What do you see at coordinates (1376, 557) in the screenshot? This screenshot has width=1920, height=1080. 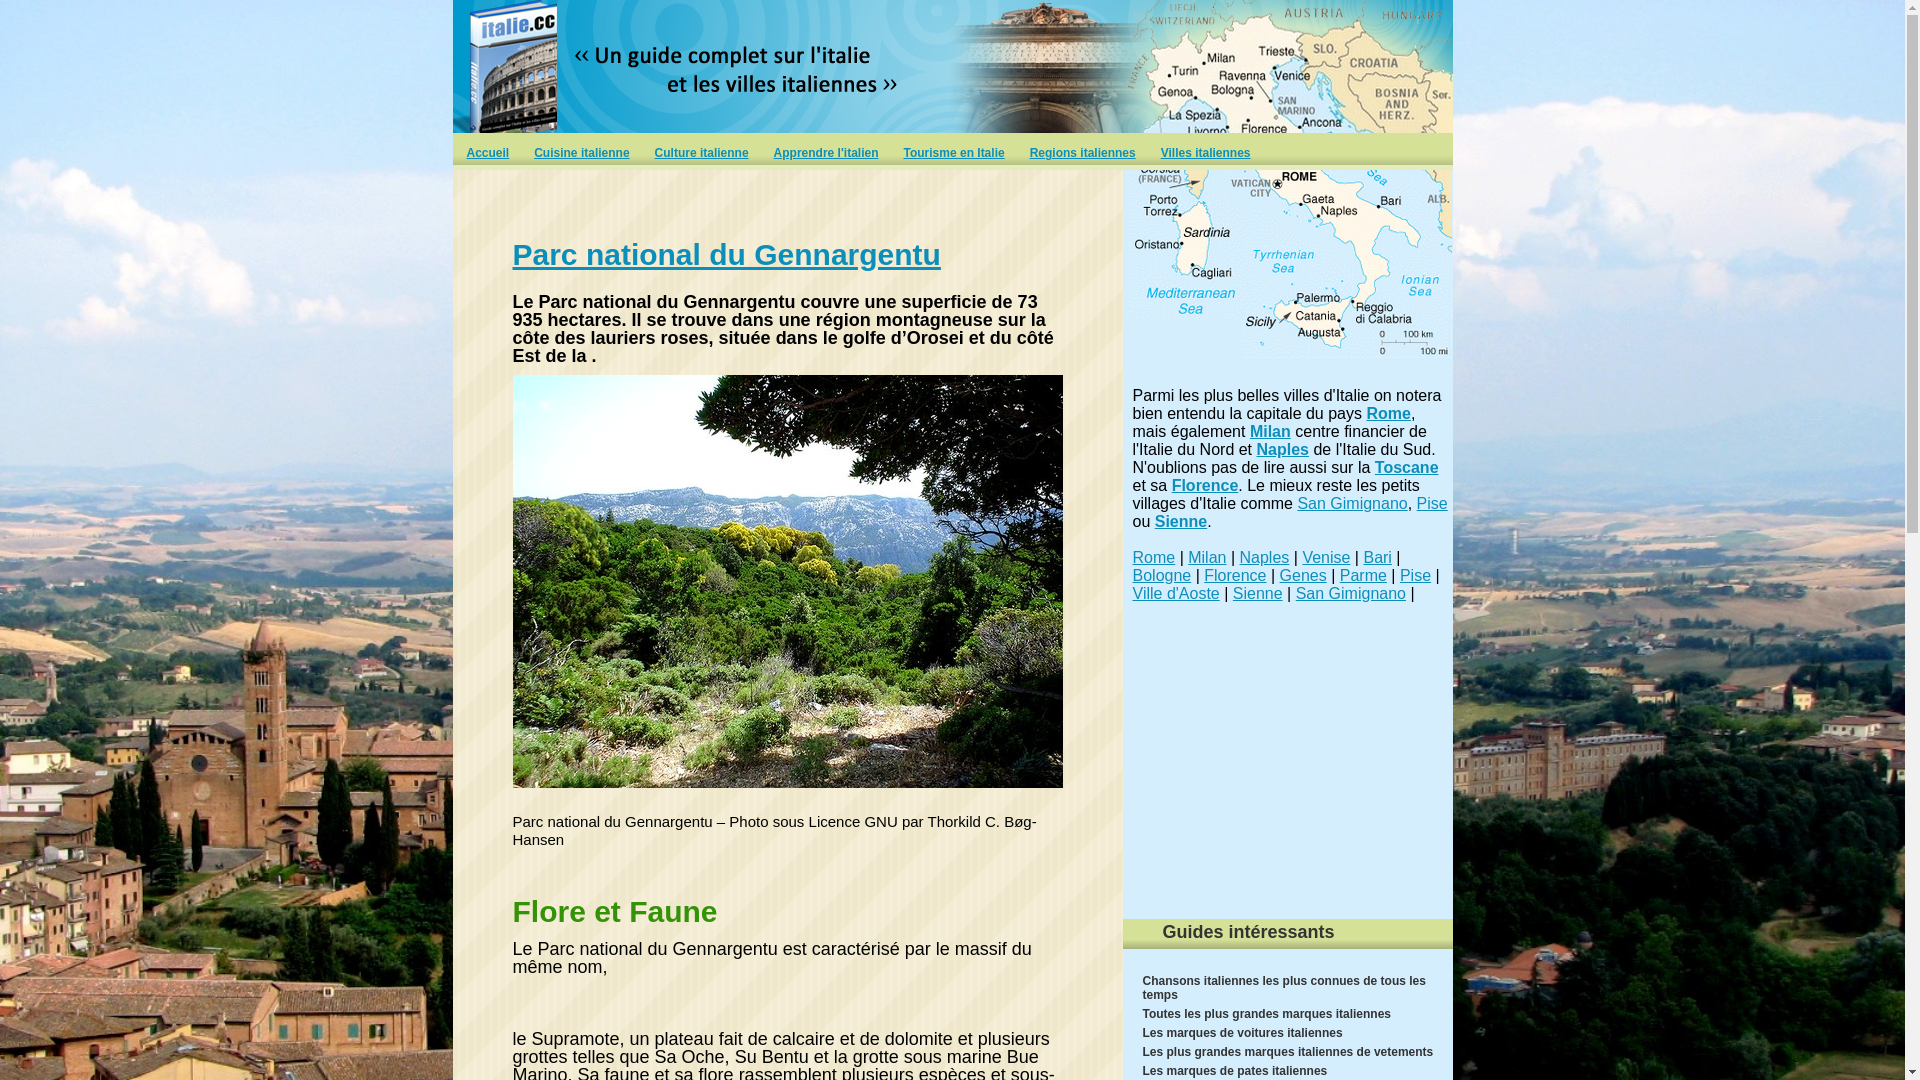 I see `'Bari'` at bounding box center [1376, 557].